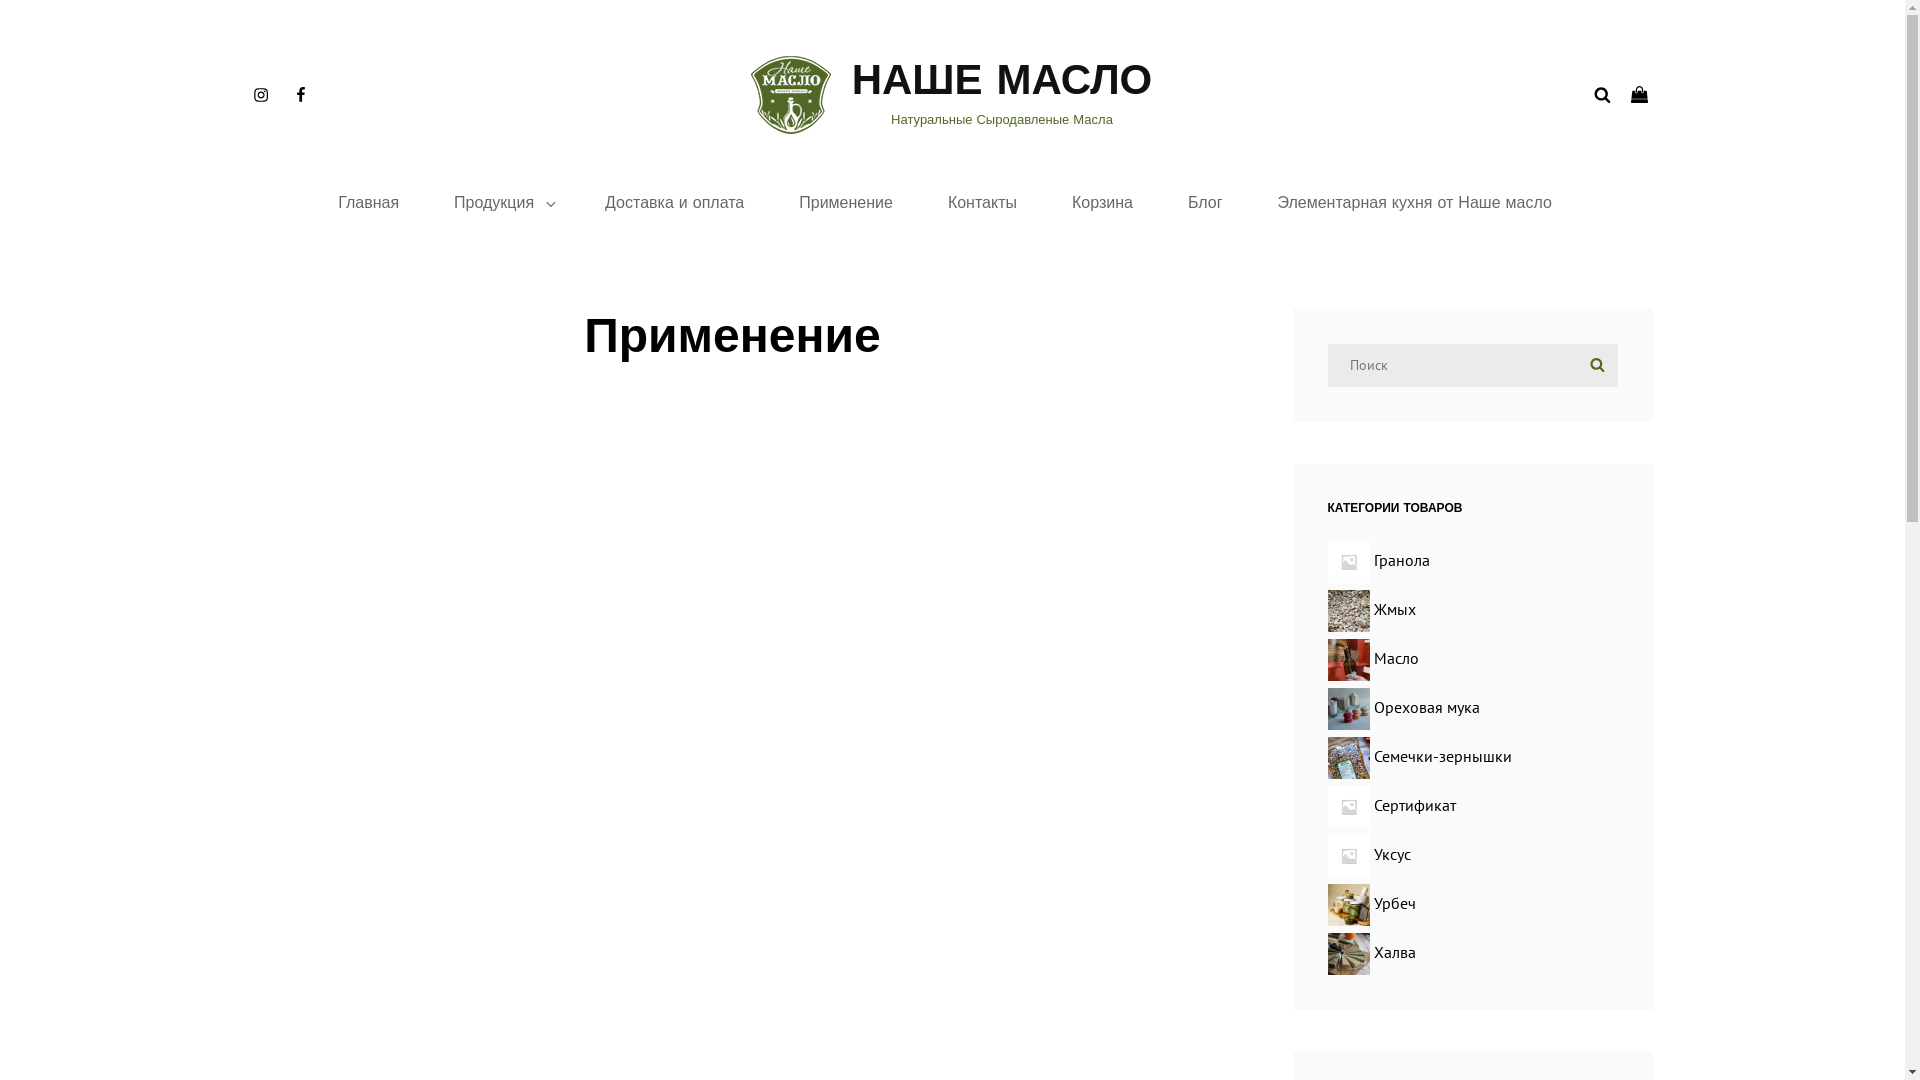  I want to click on 'View your shopping cart', so click(1641, 95).